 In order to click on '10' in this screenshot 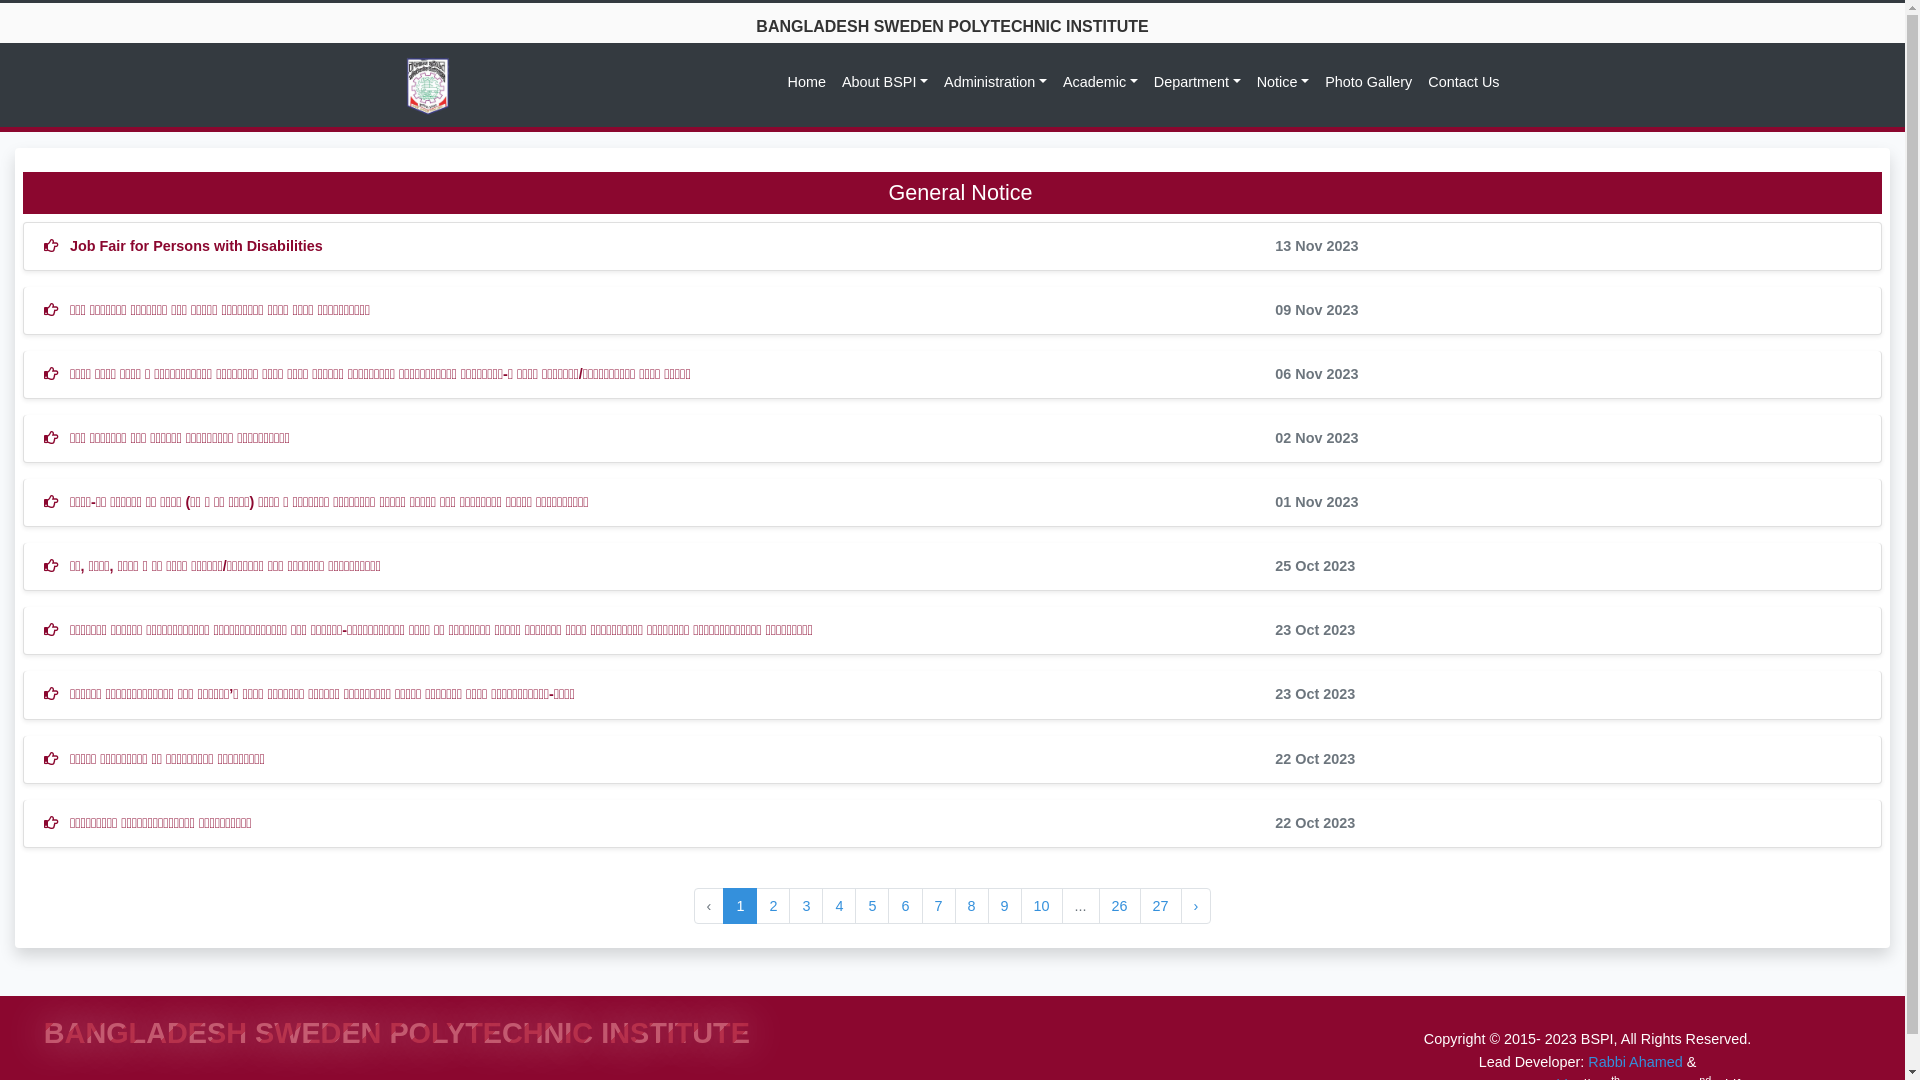, I will do `click(1040, 906)`.